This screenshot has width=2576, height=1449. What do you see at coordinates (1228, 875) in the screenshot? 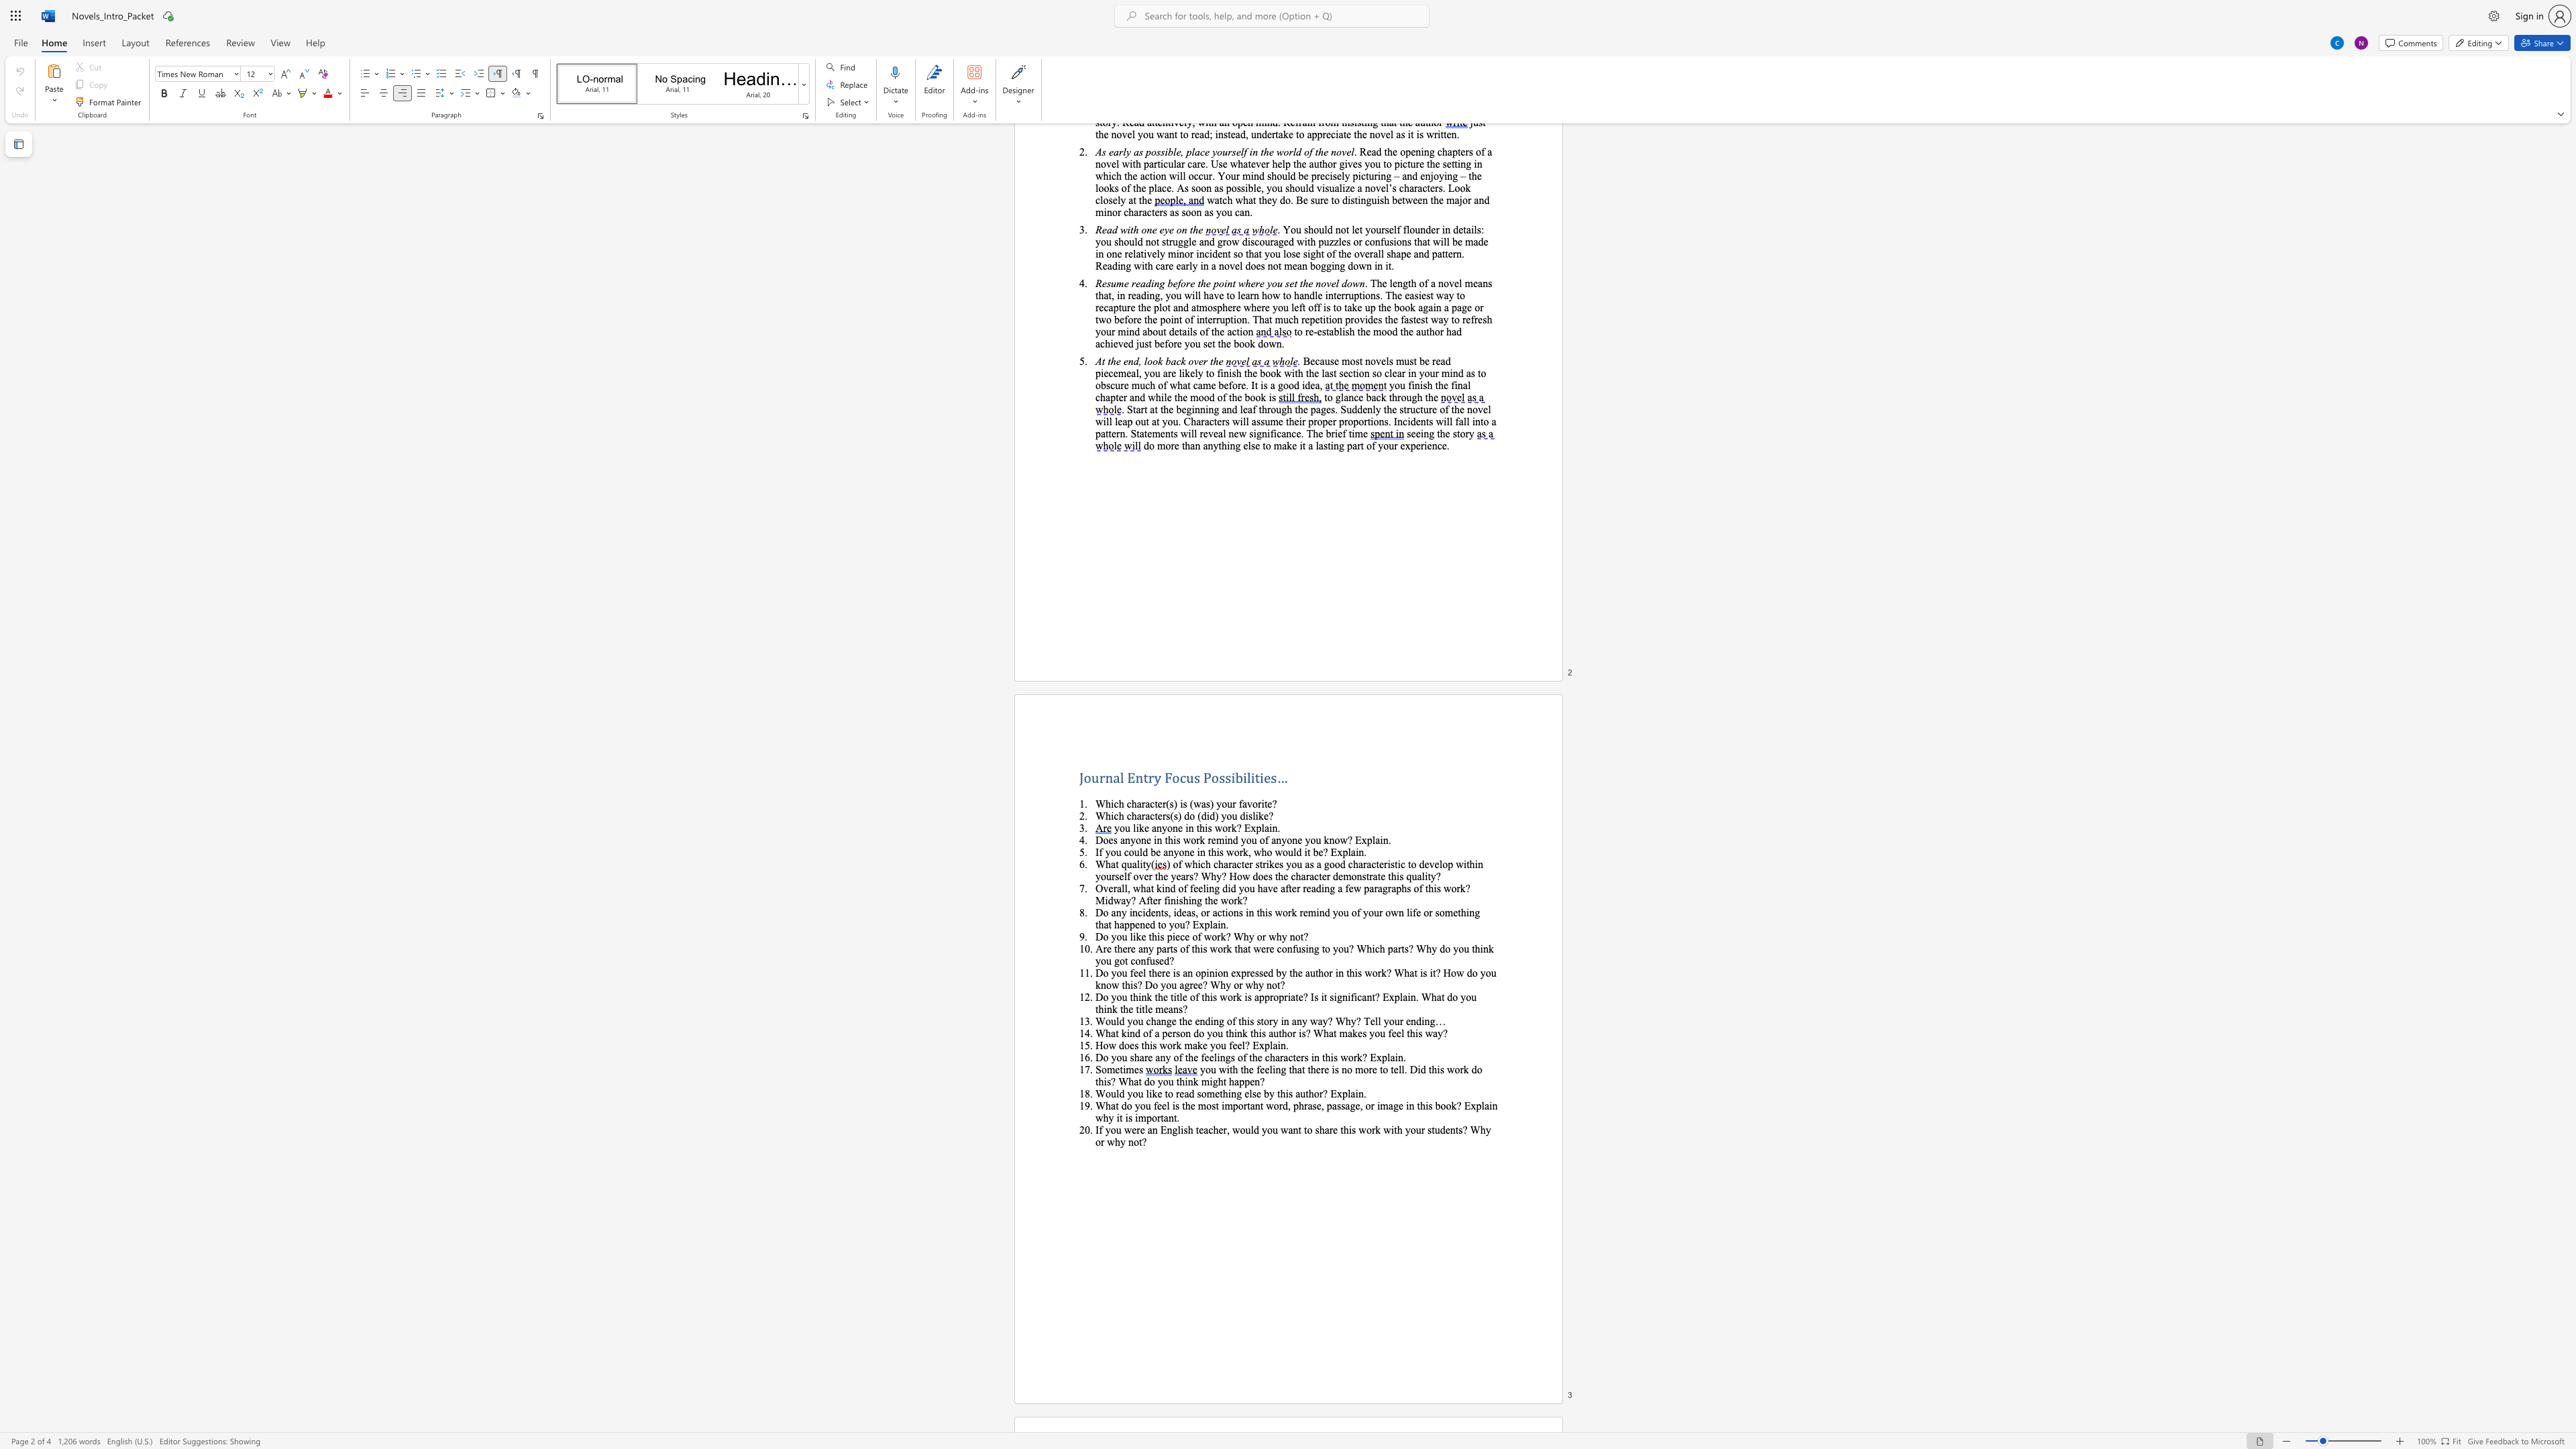
I see `the subset text "How does the charact" within the text ") of which character strikes you as a good characteristic to develop within yourself over the years? Why? How does the character"` at bounding box center [1228, 875].